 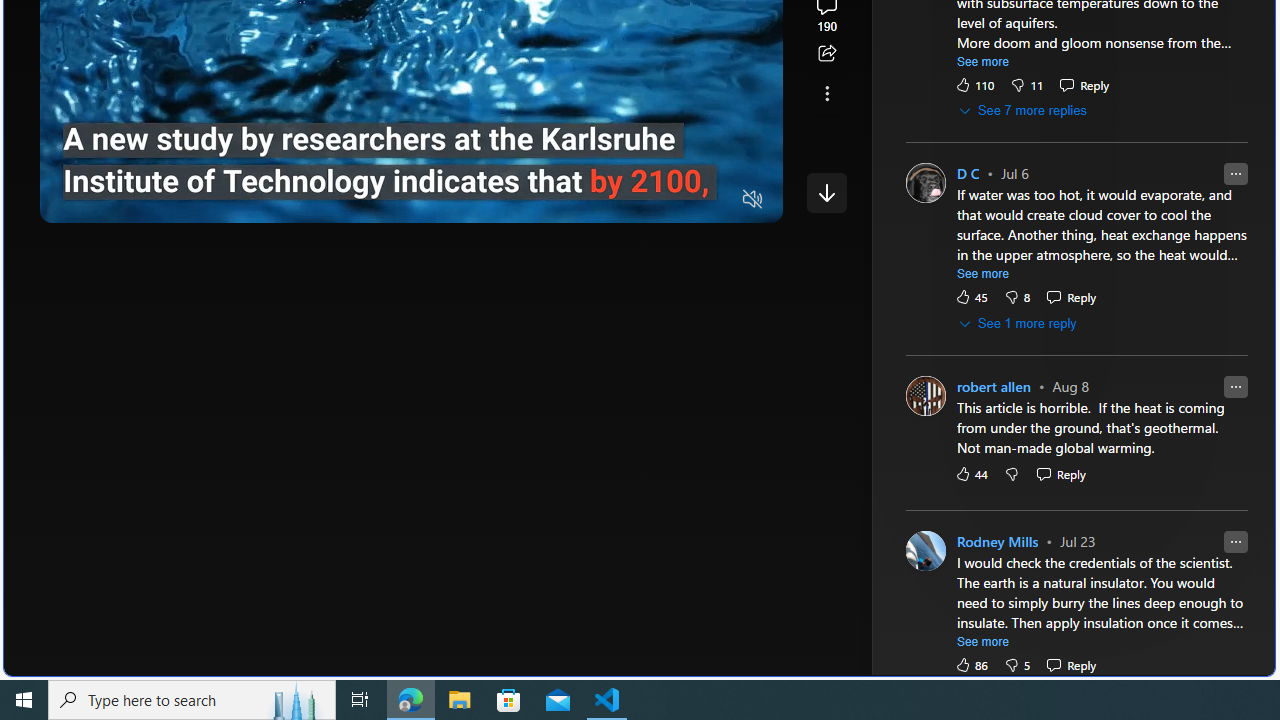 What do you see at coordinates (924, 550) in the screenshot?
I see `'Profile Picture'` at bounding box center [924, 550].